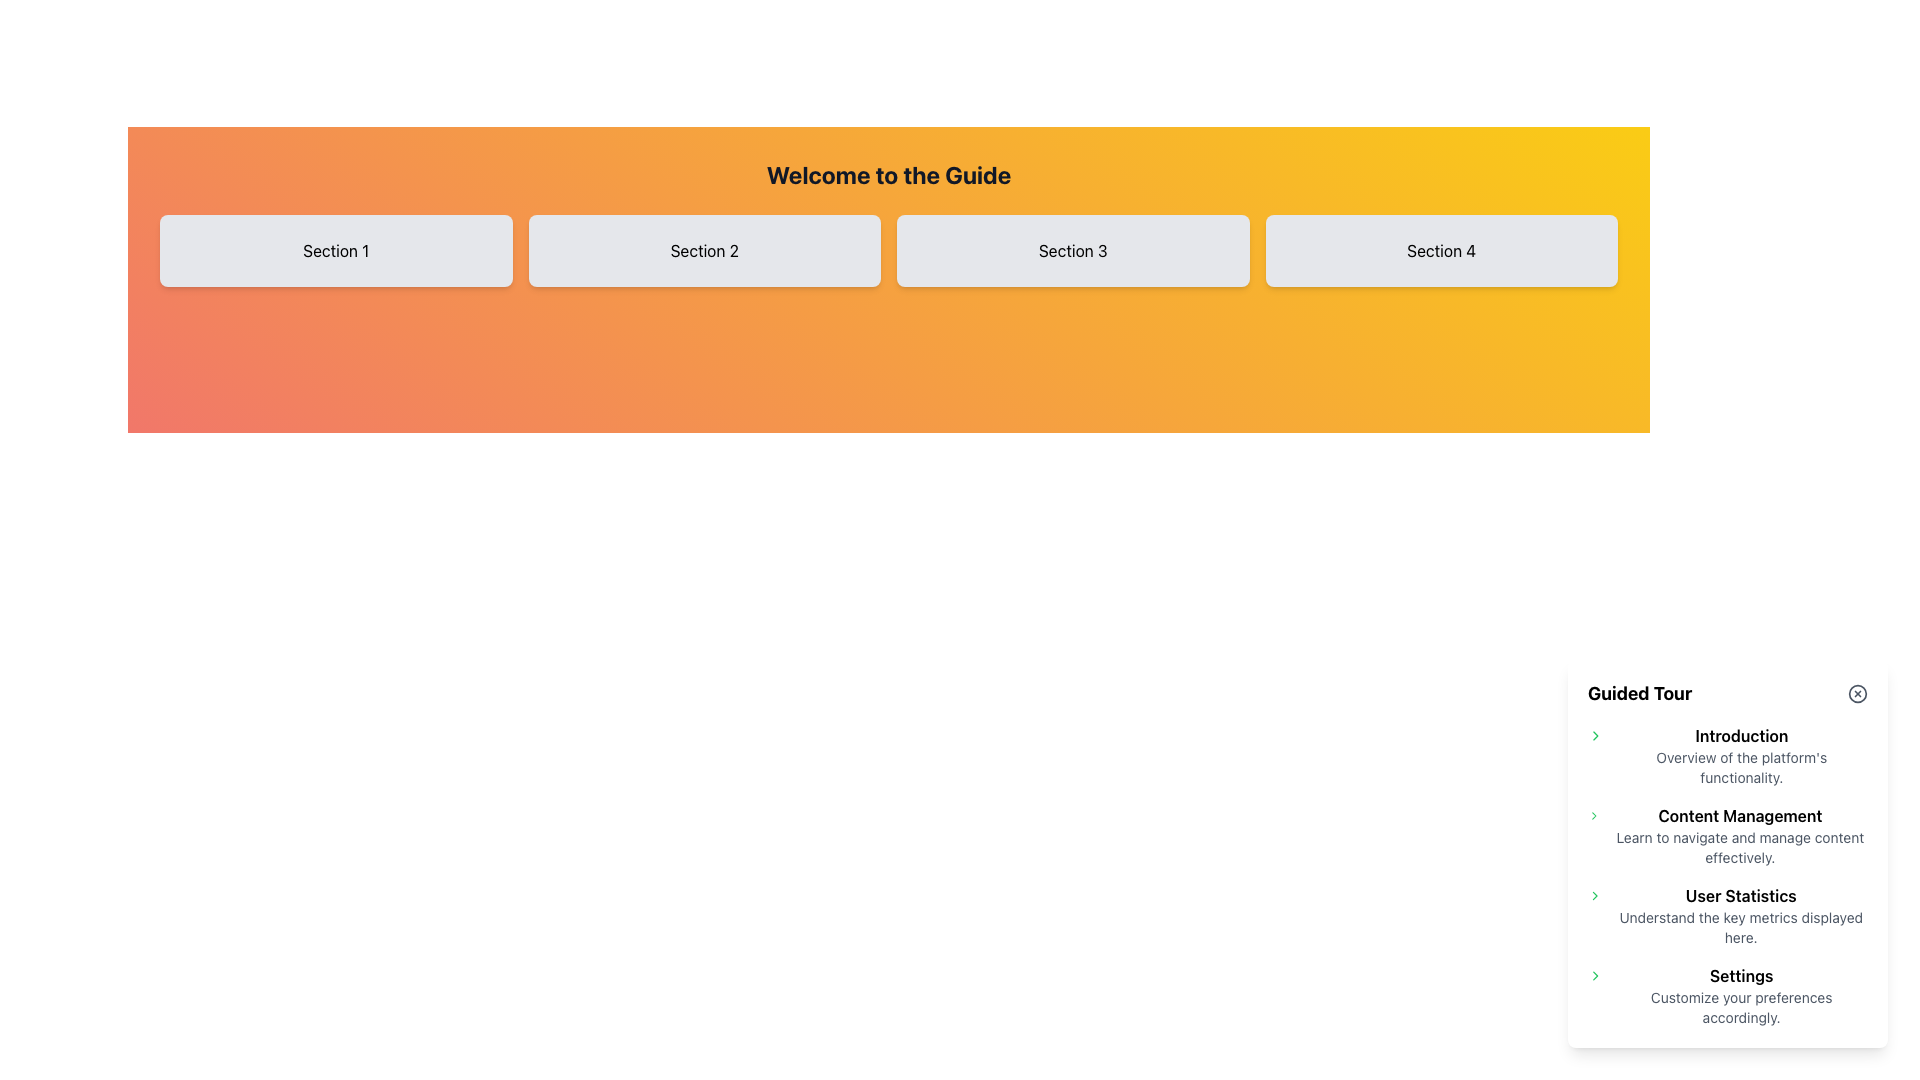 The height and width of the screenshot is (1080, 1920). What do you see at coordinates (1856, 693) in the screenshot?
I see `the SVG Circle element located in the bottom-right corner of the interface, which is part of an icon indicating a close or dismiss action` at bounding box center [1856, 693].